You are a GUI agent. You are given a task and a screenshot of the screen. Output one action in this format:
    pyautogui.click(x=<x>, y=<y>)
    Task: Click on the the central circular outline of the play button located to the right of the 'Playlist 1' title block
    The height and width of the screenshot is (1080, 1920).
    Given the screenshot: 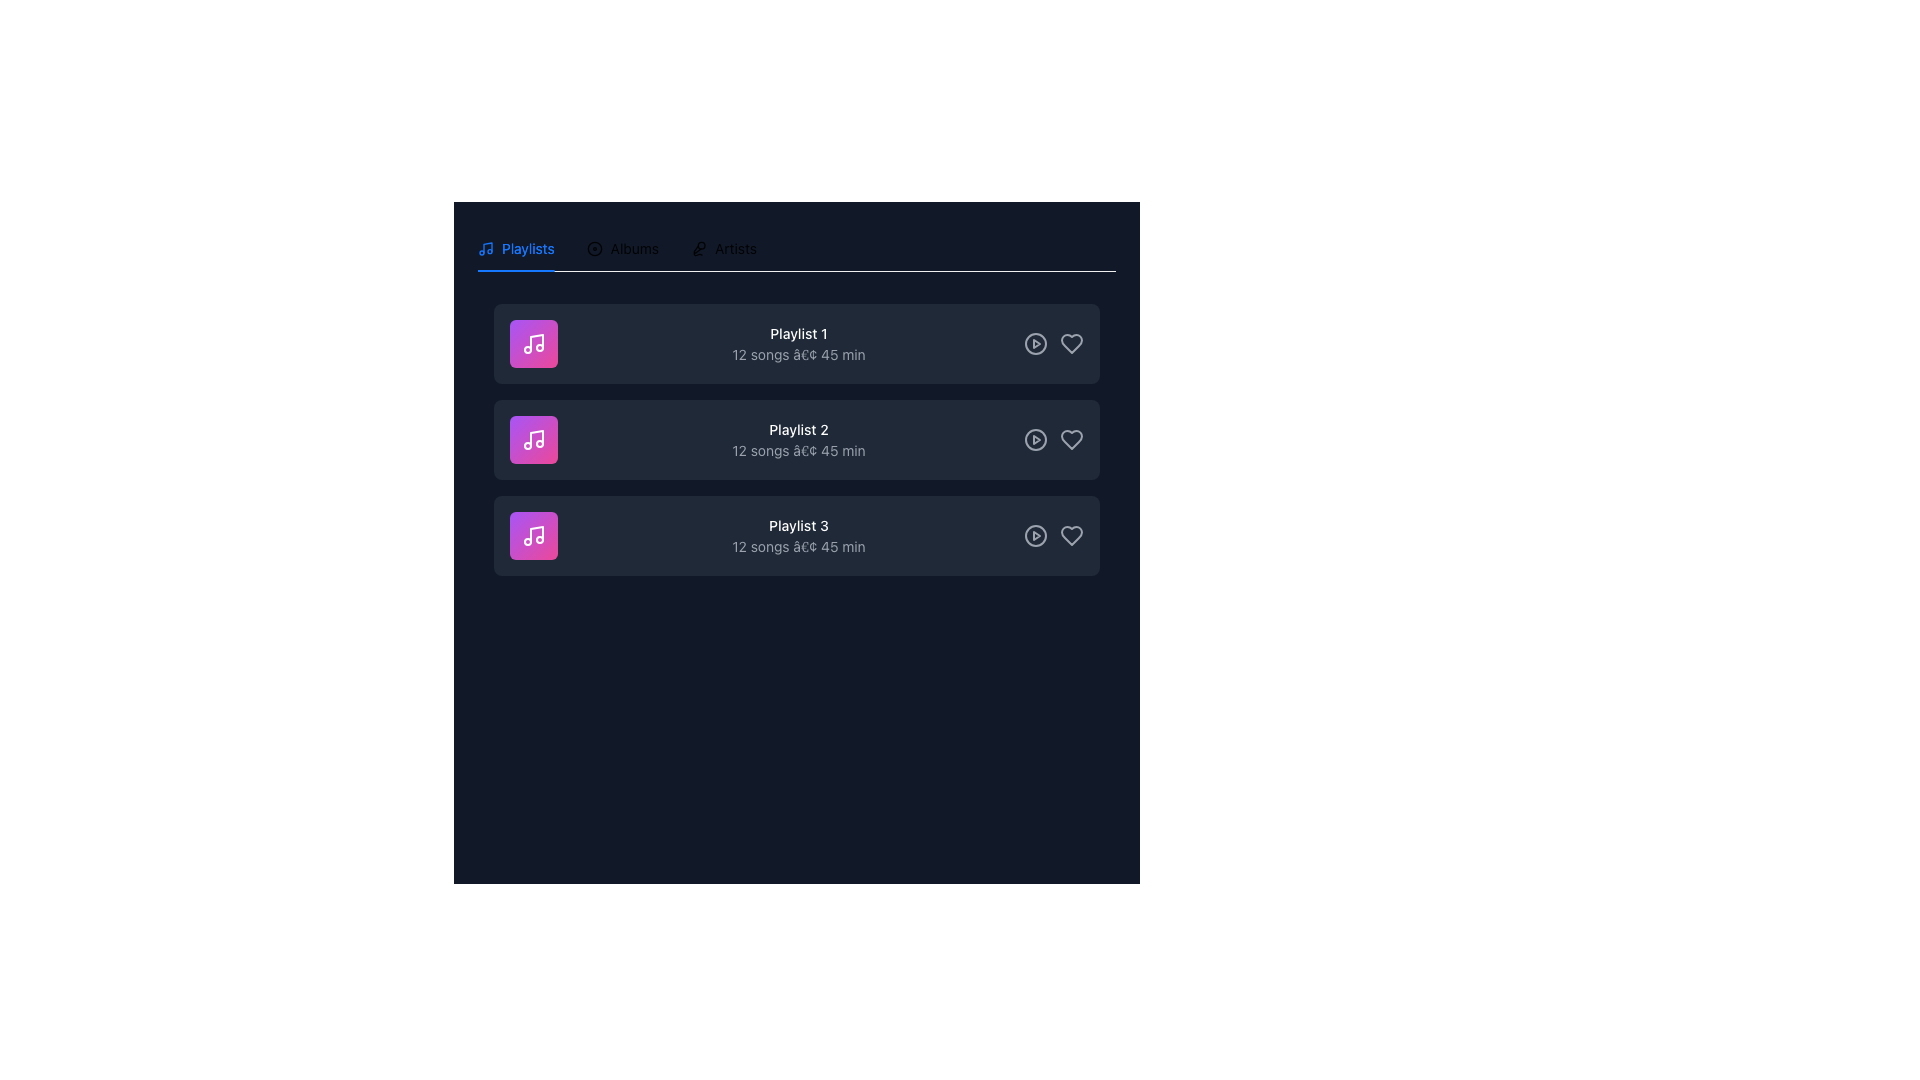 What is the action you would take?
    pyautogui.click(x=1036, y=342)
    